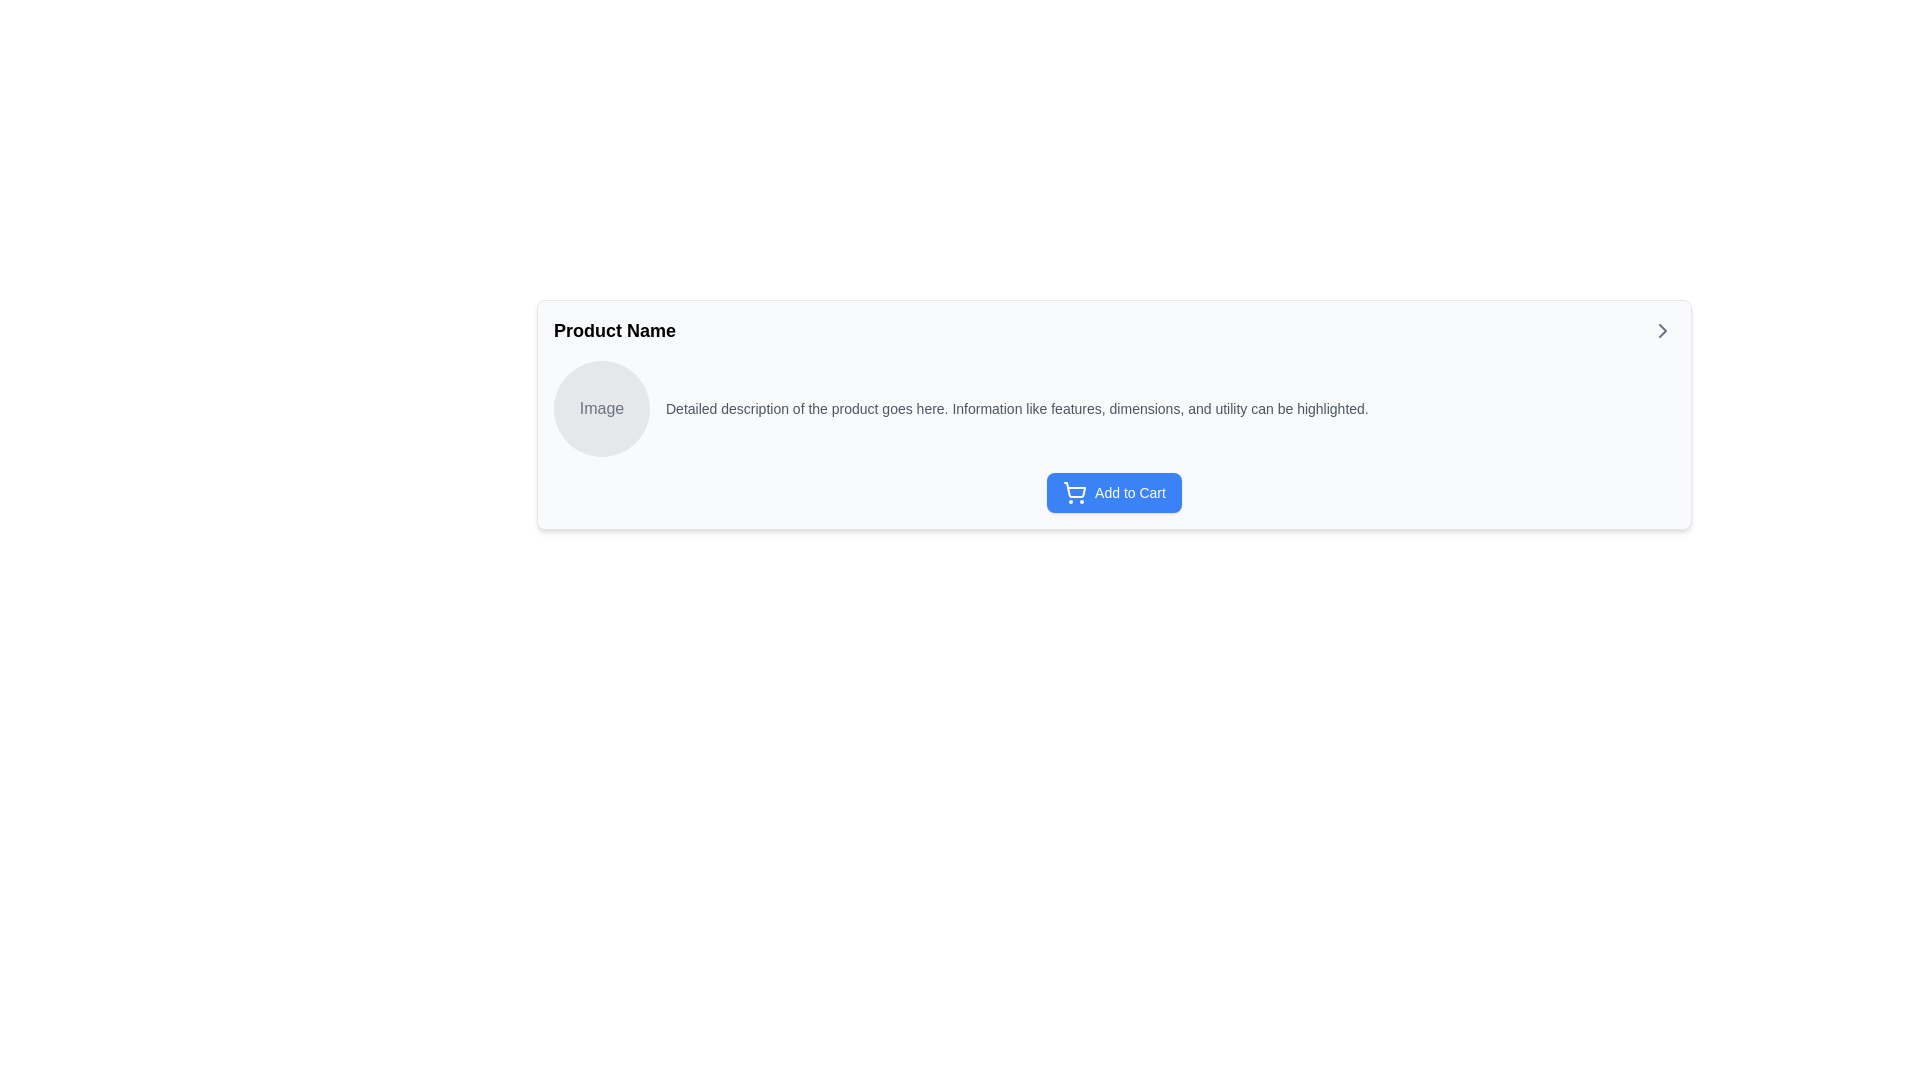  What do you see at coordinates (1113, 493) in the screenshot?
I see `the blue 'Add to Cart' button with white text and a shopping cart icon` at bounding box center [1113, 493].